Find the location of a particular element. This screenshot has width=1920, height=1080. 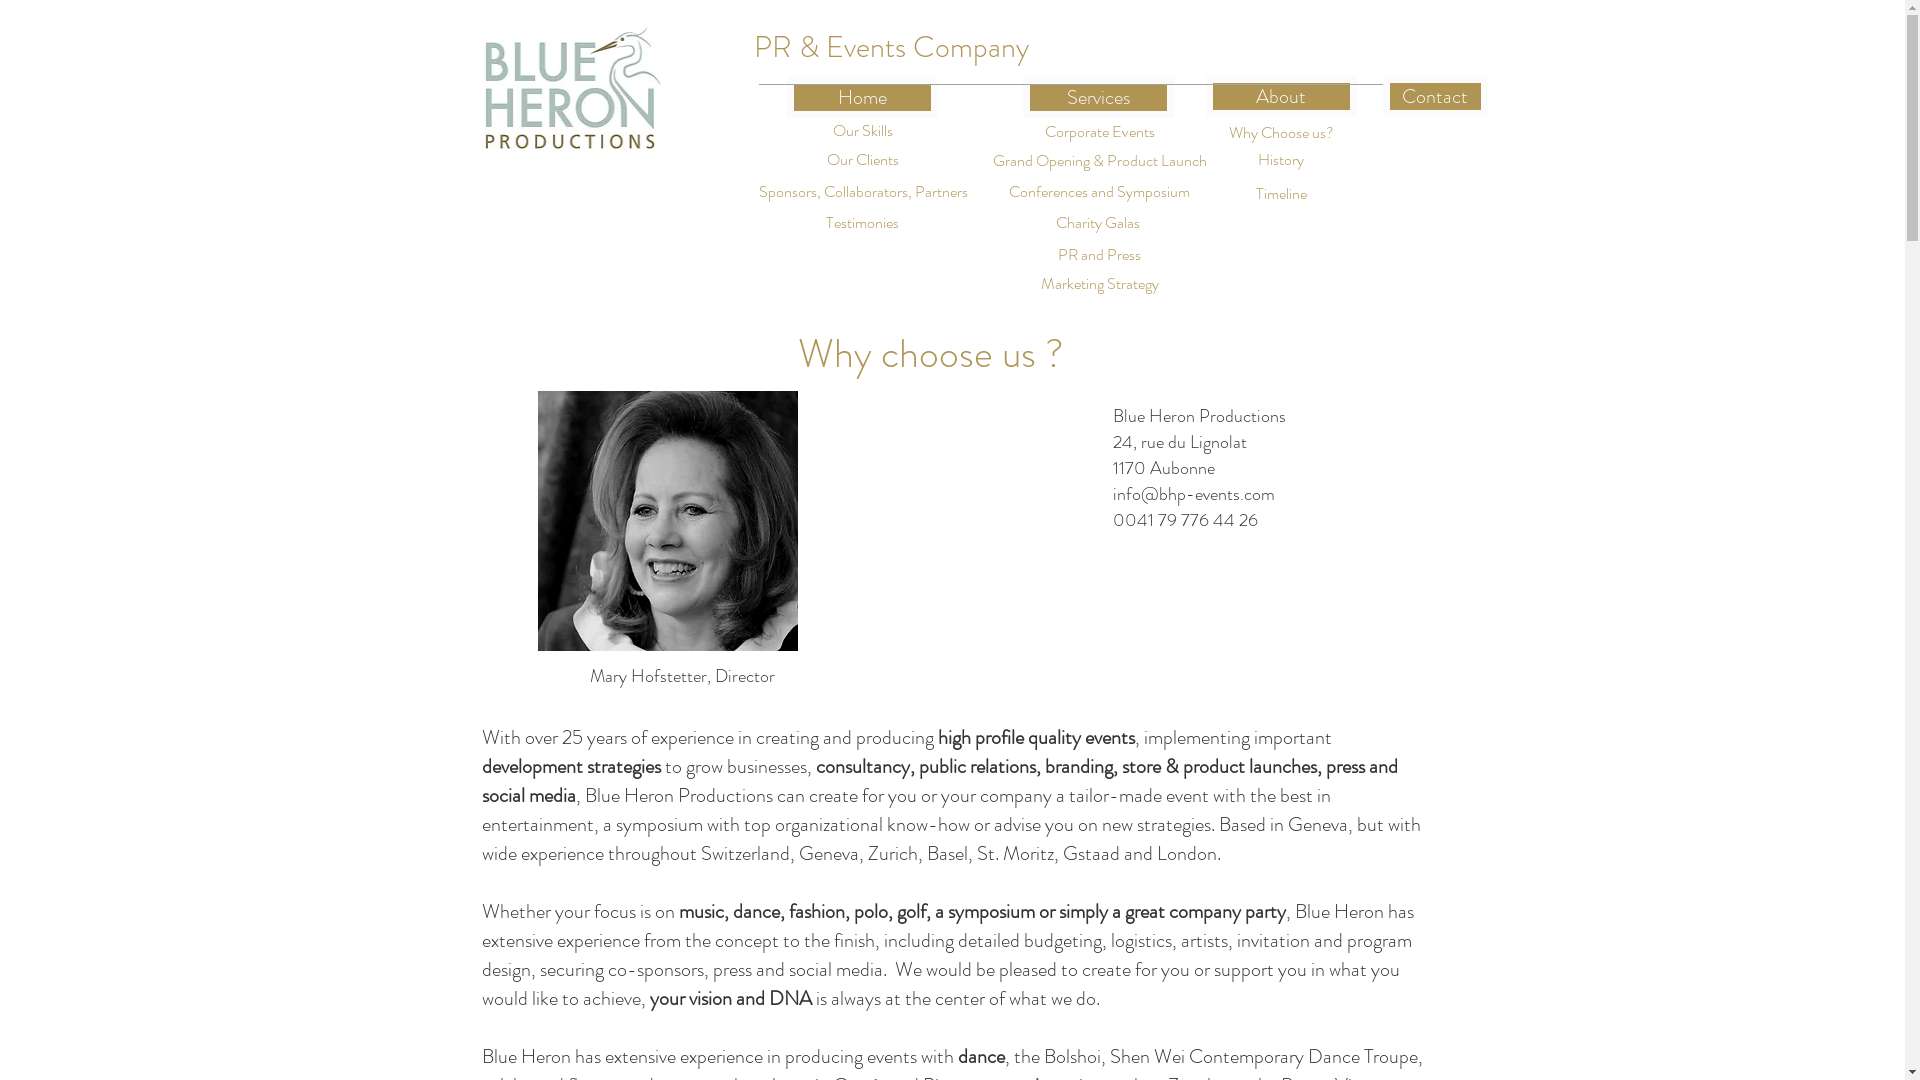

'Corporate Events' is located at coordinates (1023, 132).